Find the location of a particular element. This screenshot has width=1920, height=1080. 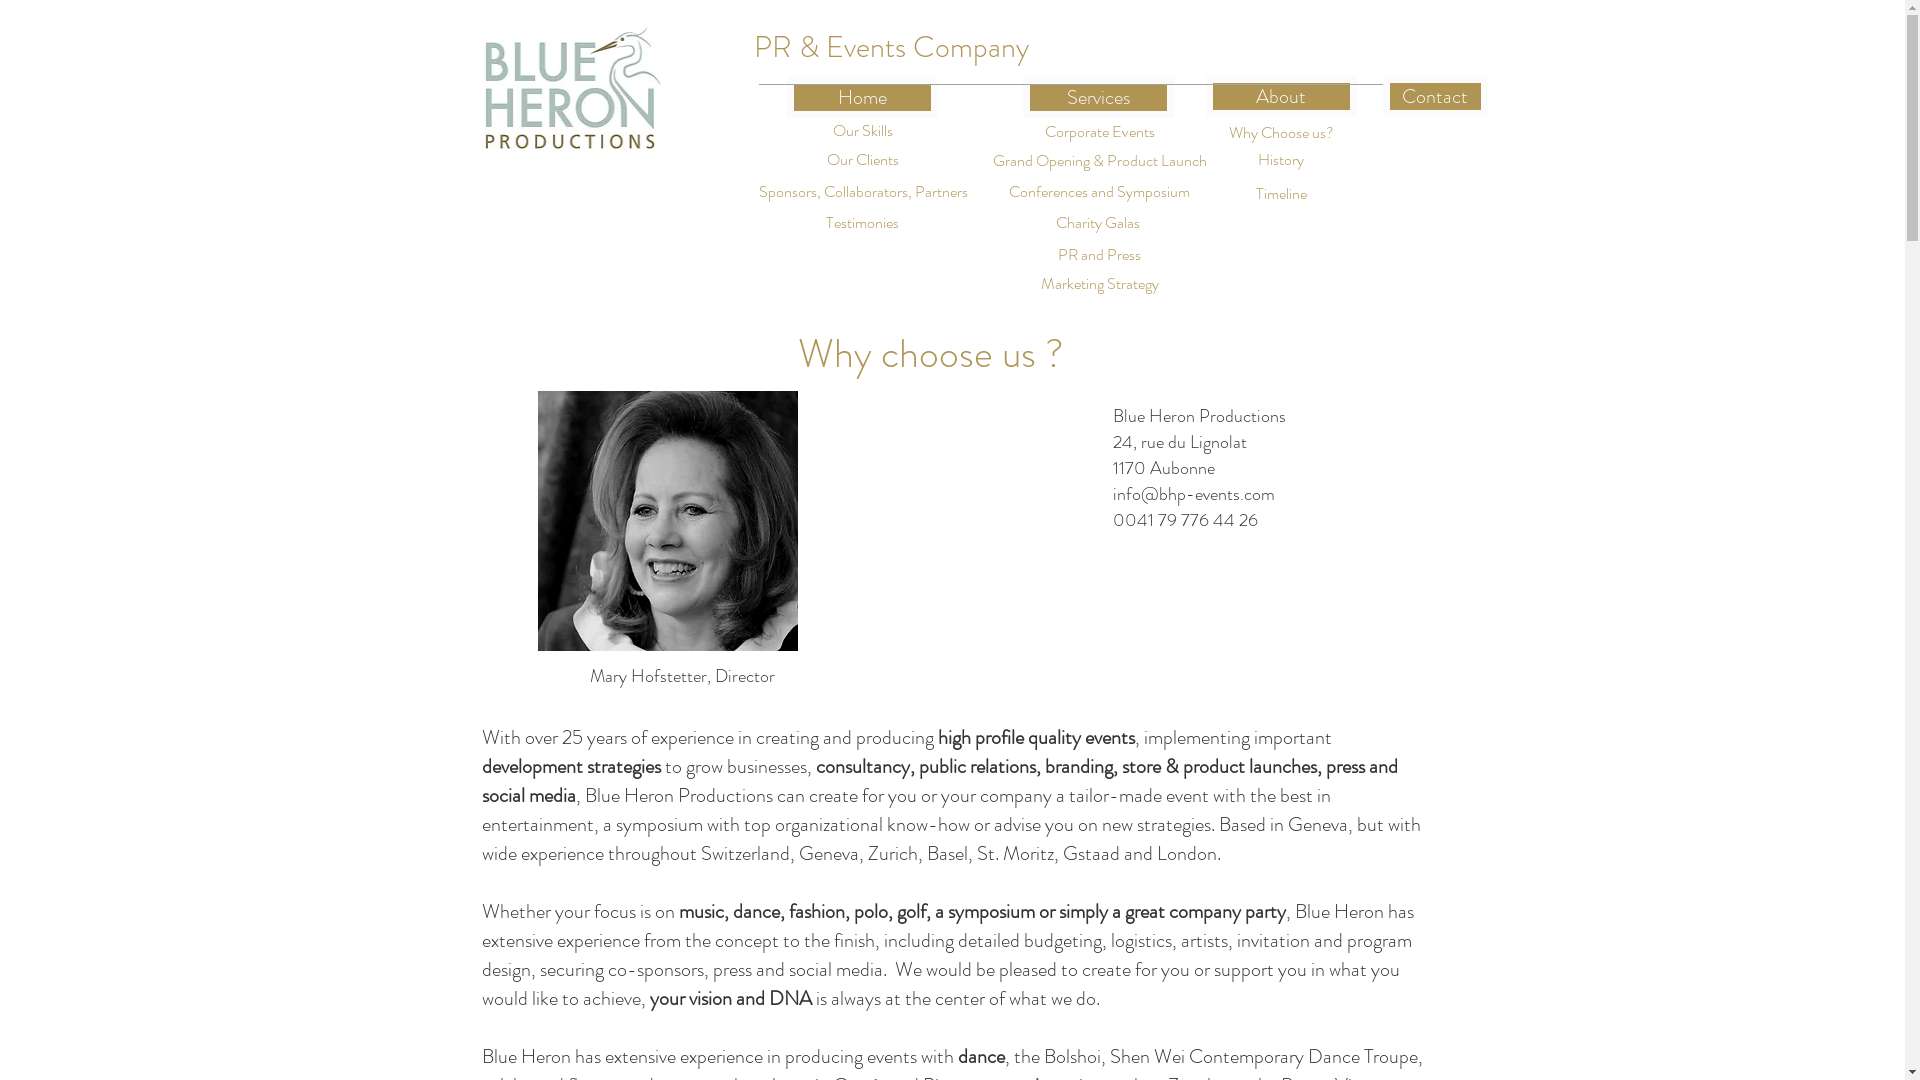

'Corporate Events' is located at coordinates (1023, 132).